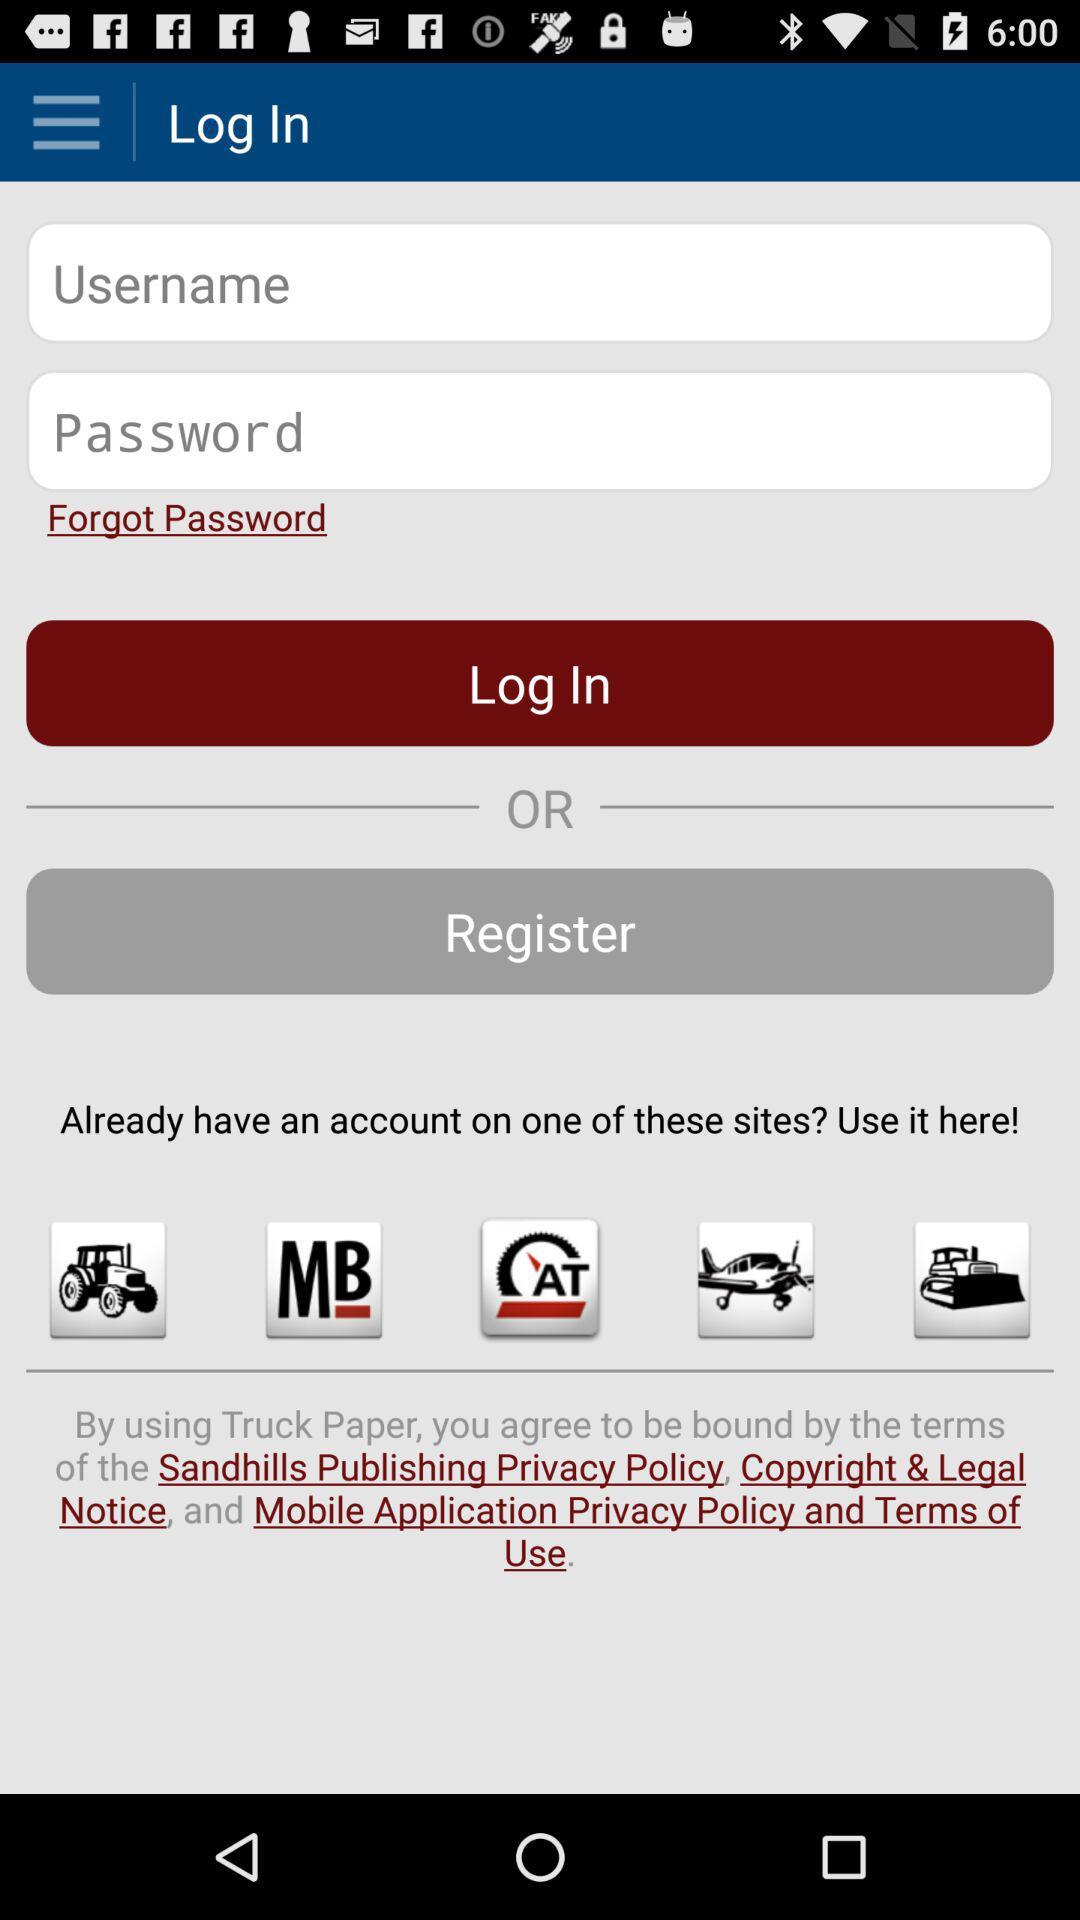 The width and height of the screenshot is (1080, 1920). Describe the element at coordinates (323, 1280) in the screenshot. I see `login with mb site credentials` at that location.